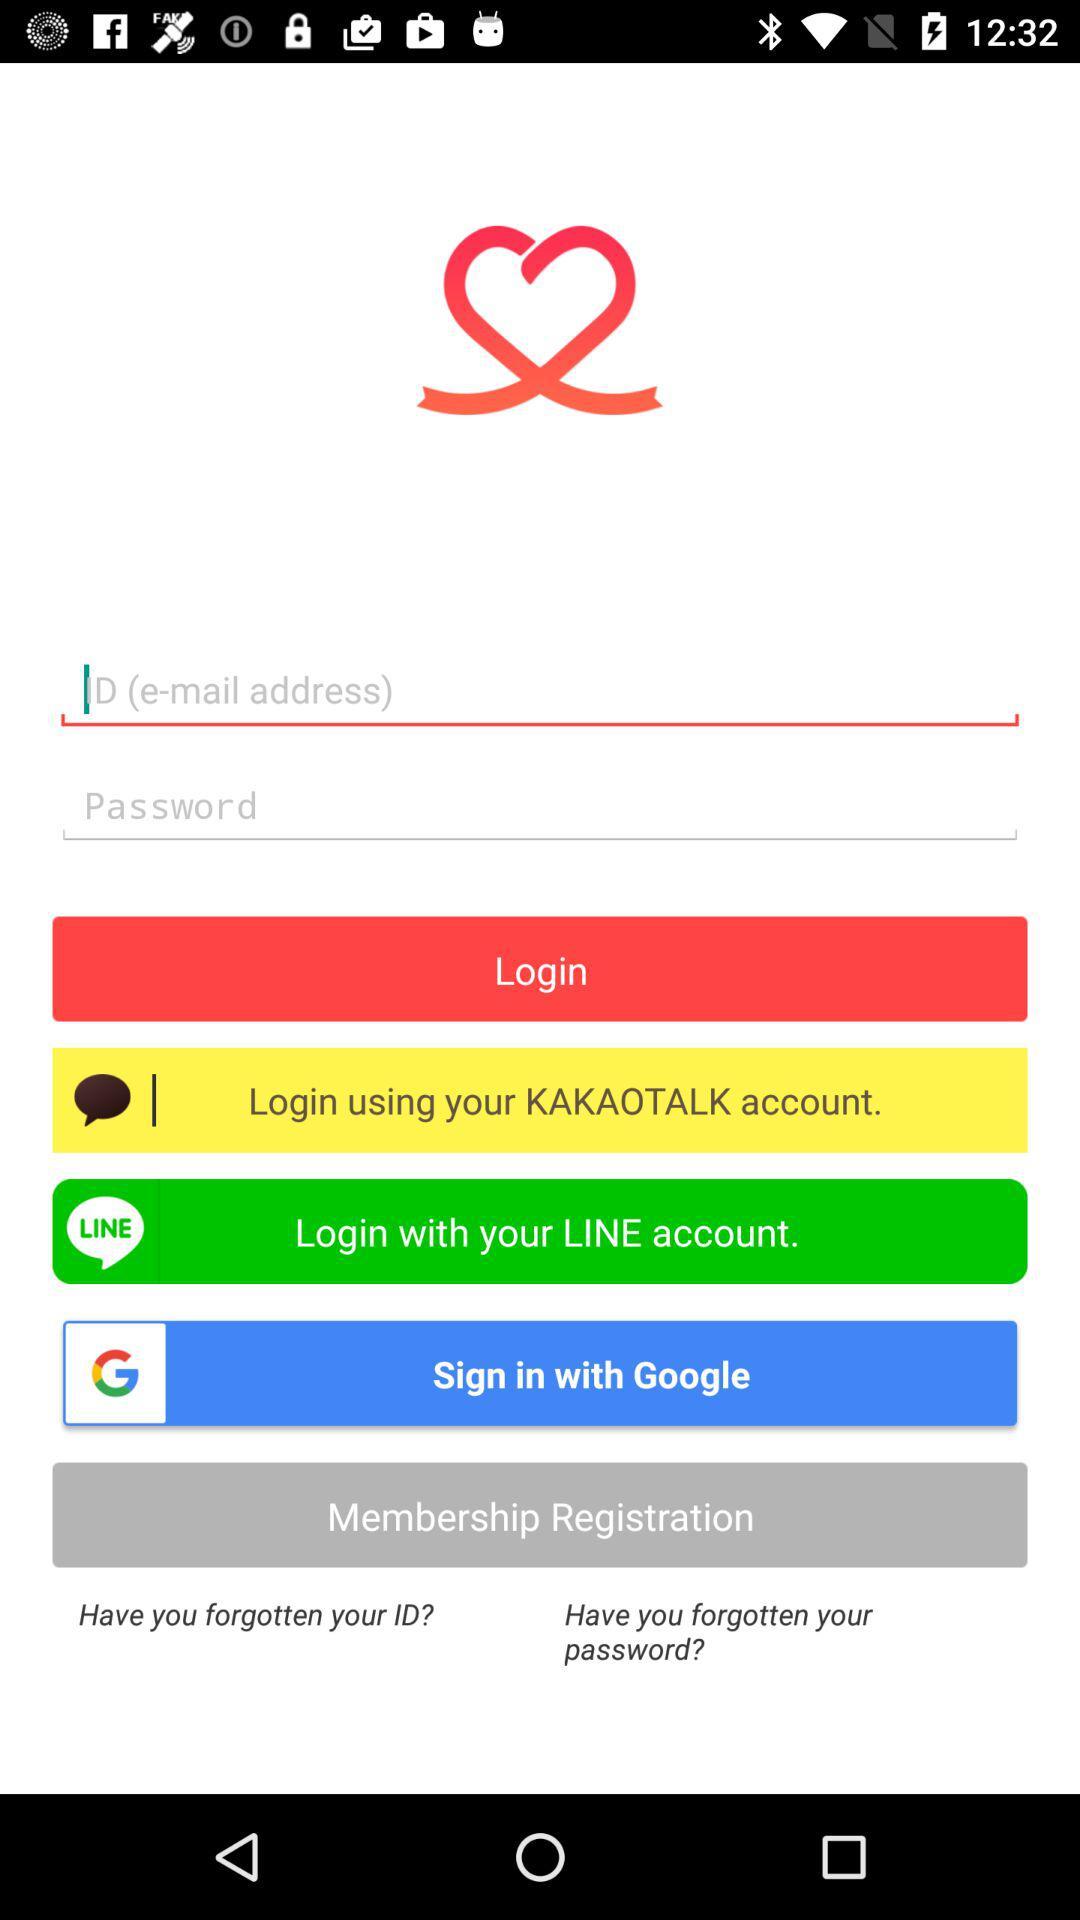 Image resolution: width=1080 pixels, height=1920 pixels. I want to click on the text and icon which is just above the membership registration, so click(540, 1371).